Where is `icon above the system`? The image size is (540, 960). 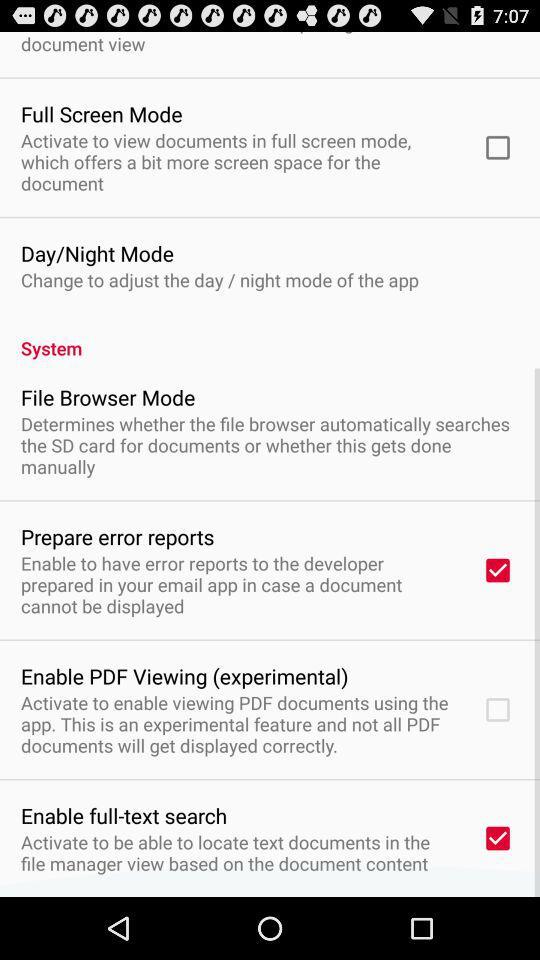 icon above the system is located at coordinates (218, 278).